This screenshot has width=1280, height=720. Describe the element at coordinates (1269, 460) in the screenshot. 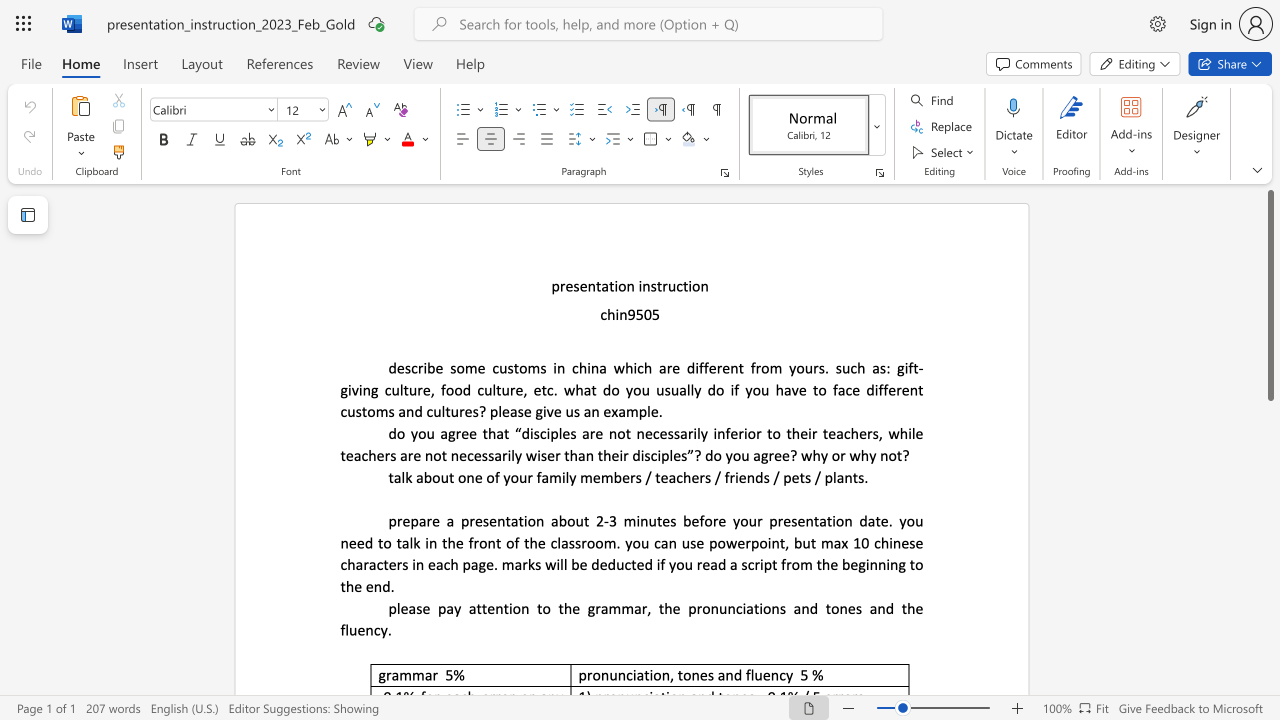

I see `the scrollbar on the right to move the page downward` at that location.